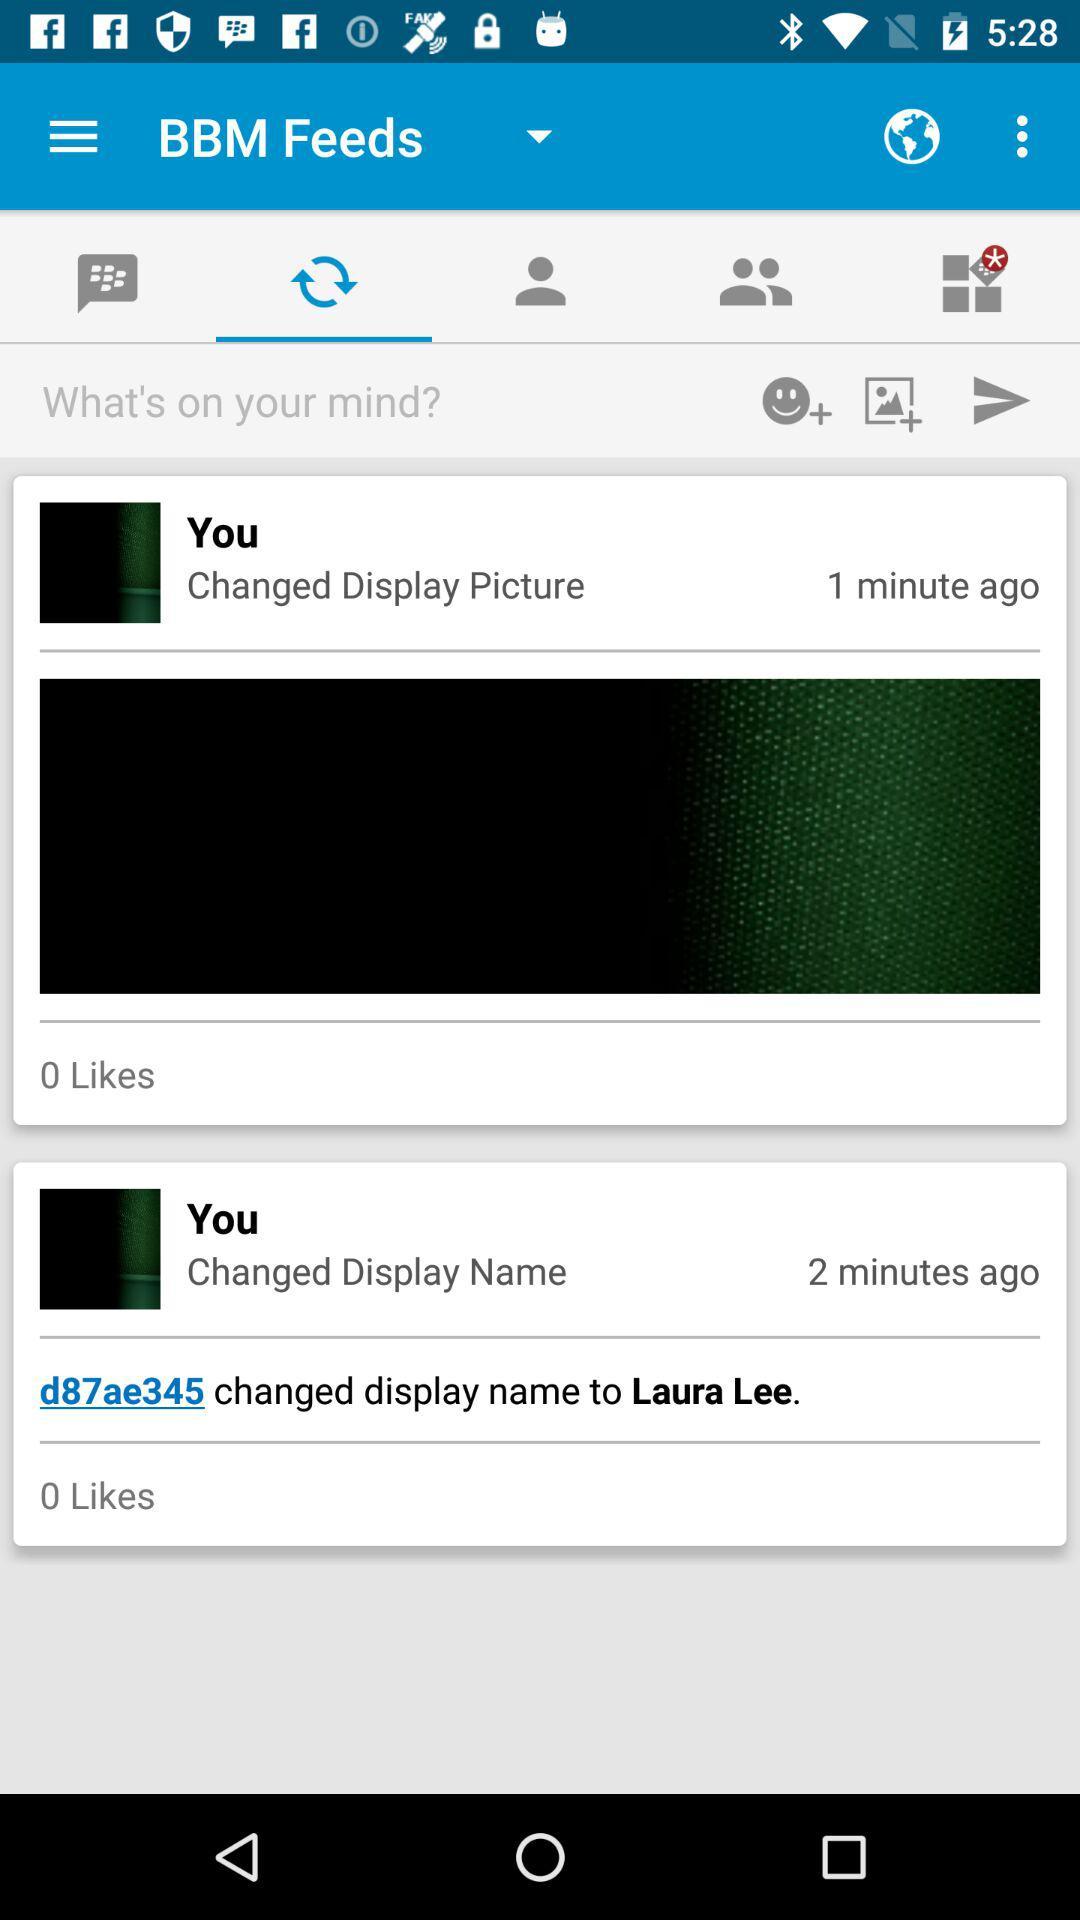 This screenshot has height=1920, width=1080. What do you see at coordinates (756, 280) in the screenshot?
I see `the fourth icon from the left below bbm feeds` at bounding box center [756, 280].